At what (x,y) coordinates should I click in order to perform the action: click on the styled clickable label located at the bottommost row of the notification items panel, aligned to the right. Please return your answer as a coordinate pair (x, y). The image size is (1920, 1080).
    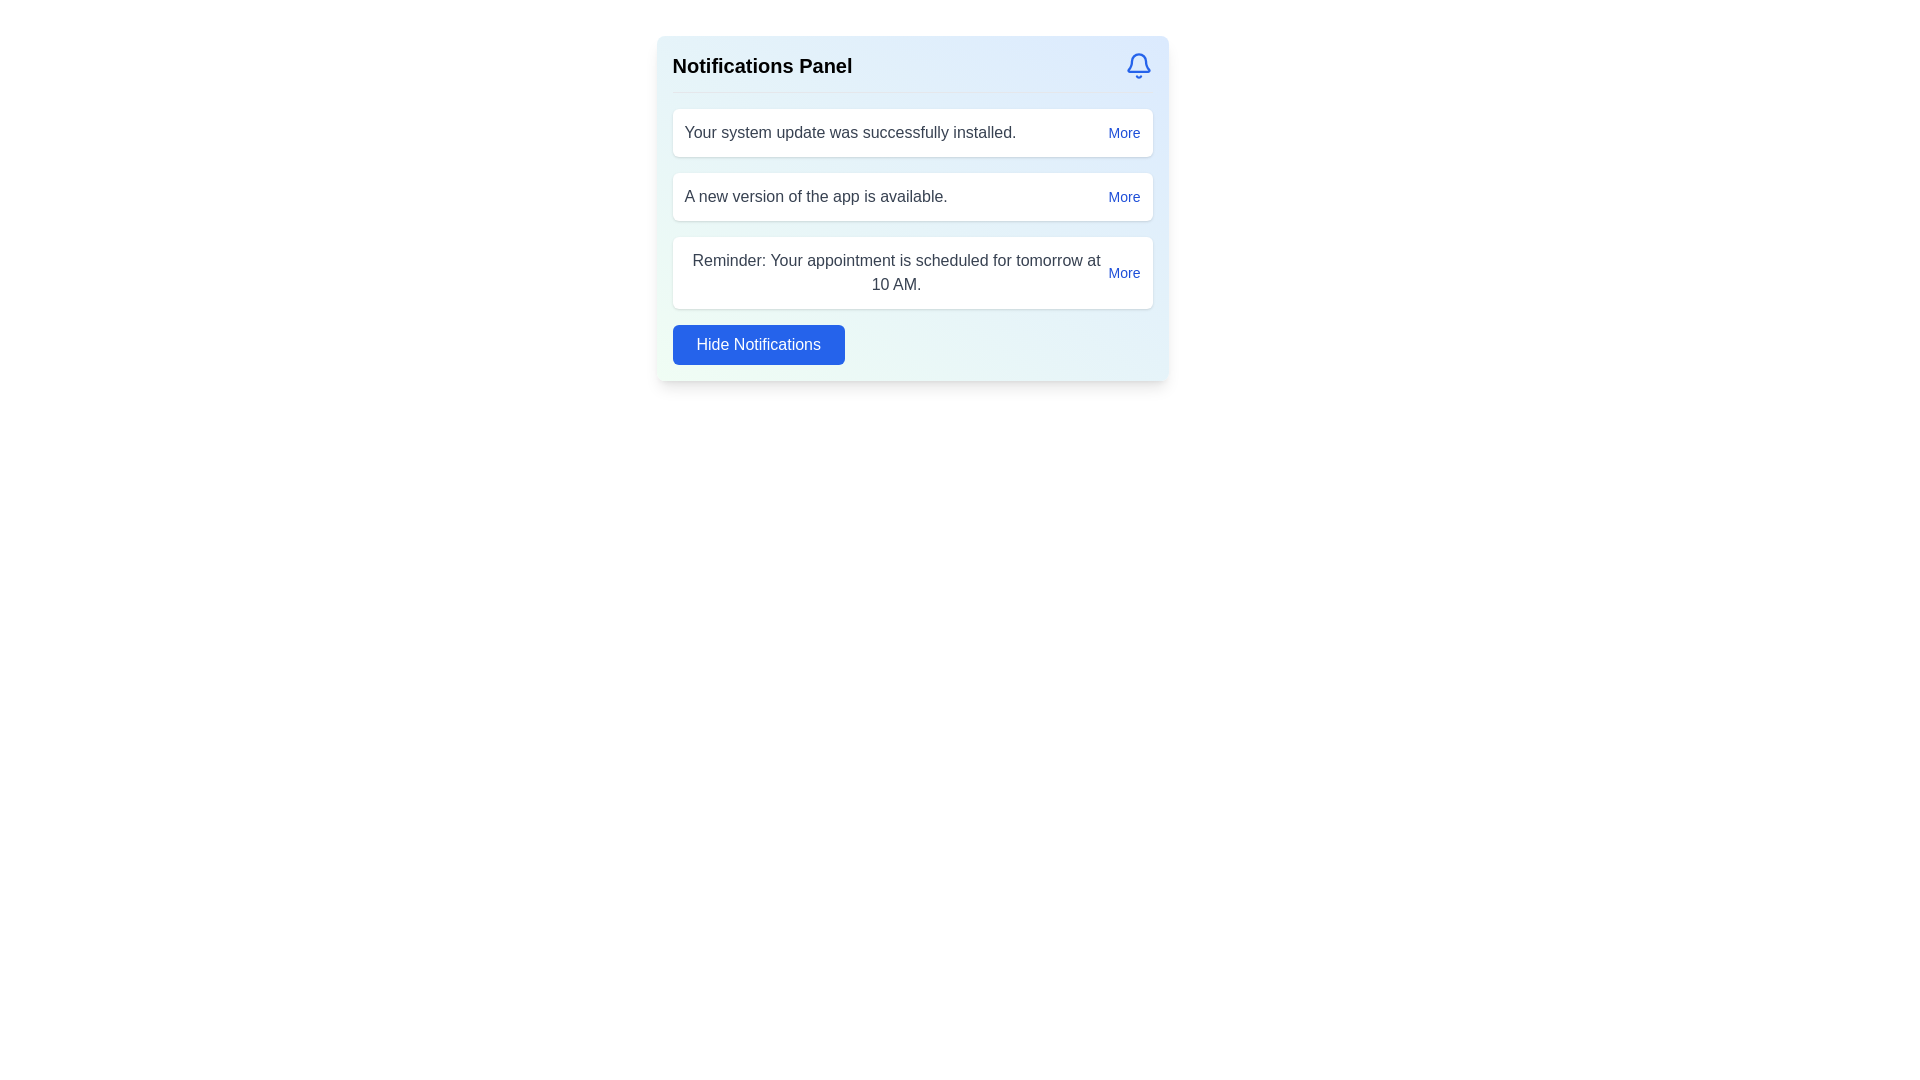
    Looking at the image, I should click on (1123, 273).